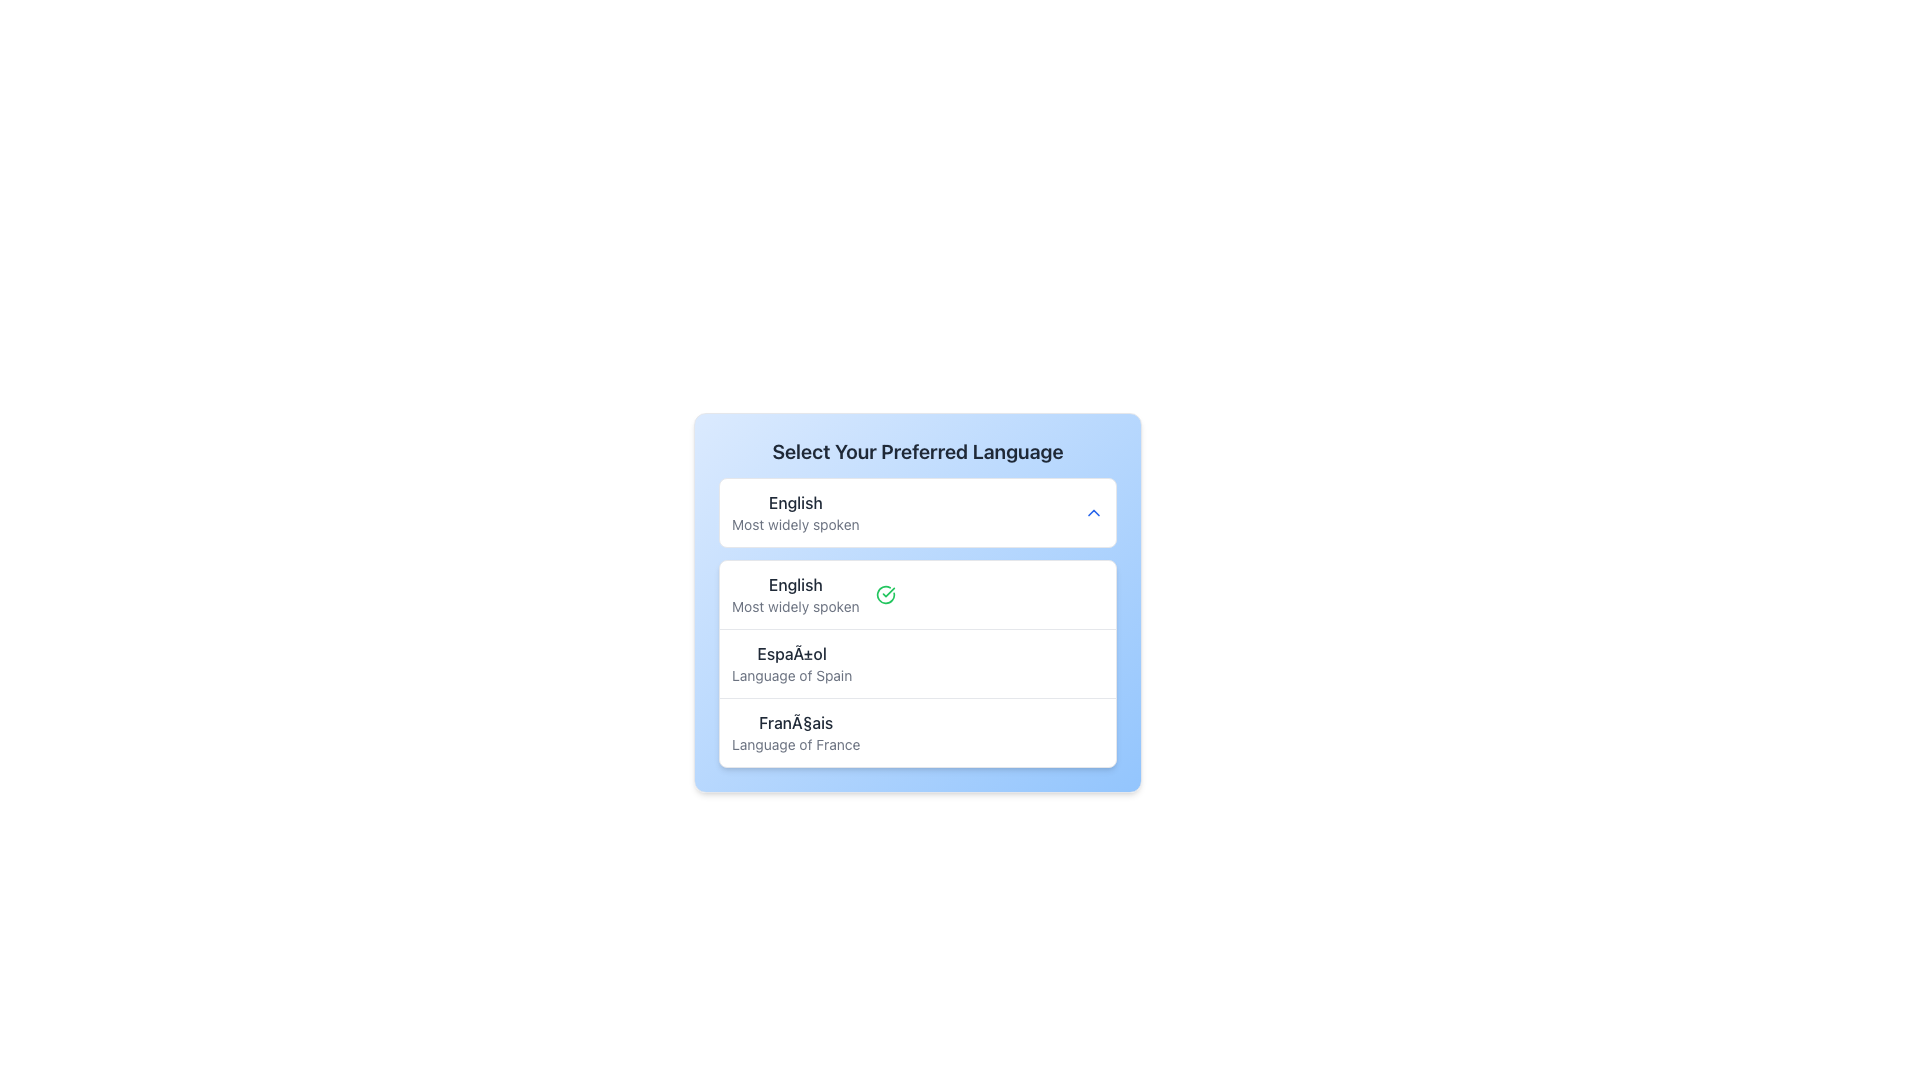  What do you see at coordinates (795, 722) in the screenshot?
I see `the language selection label located at the top of the language options dropdown menu titled 'Select Your Preferred Language'` at bounding box center [795, 722].